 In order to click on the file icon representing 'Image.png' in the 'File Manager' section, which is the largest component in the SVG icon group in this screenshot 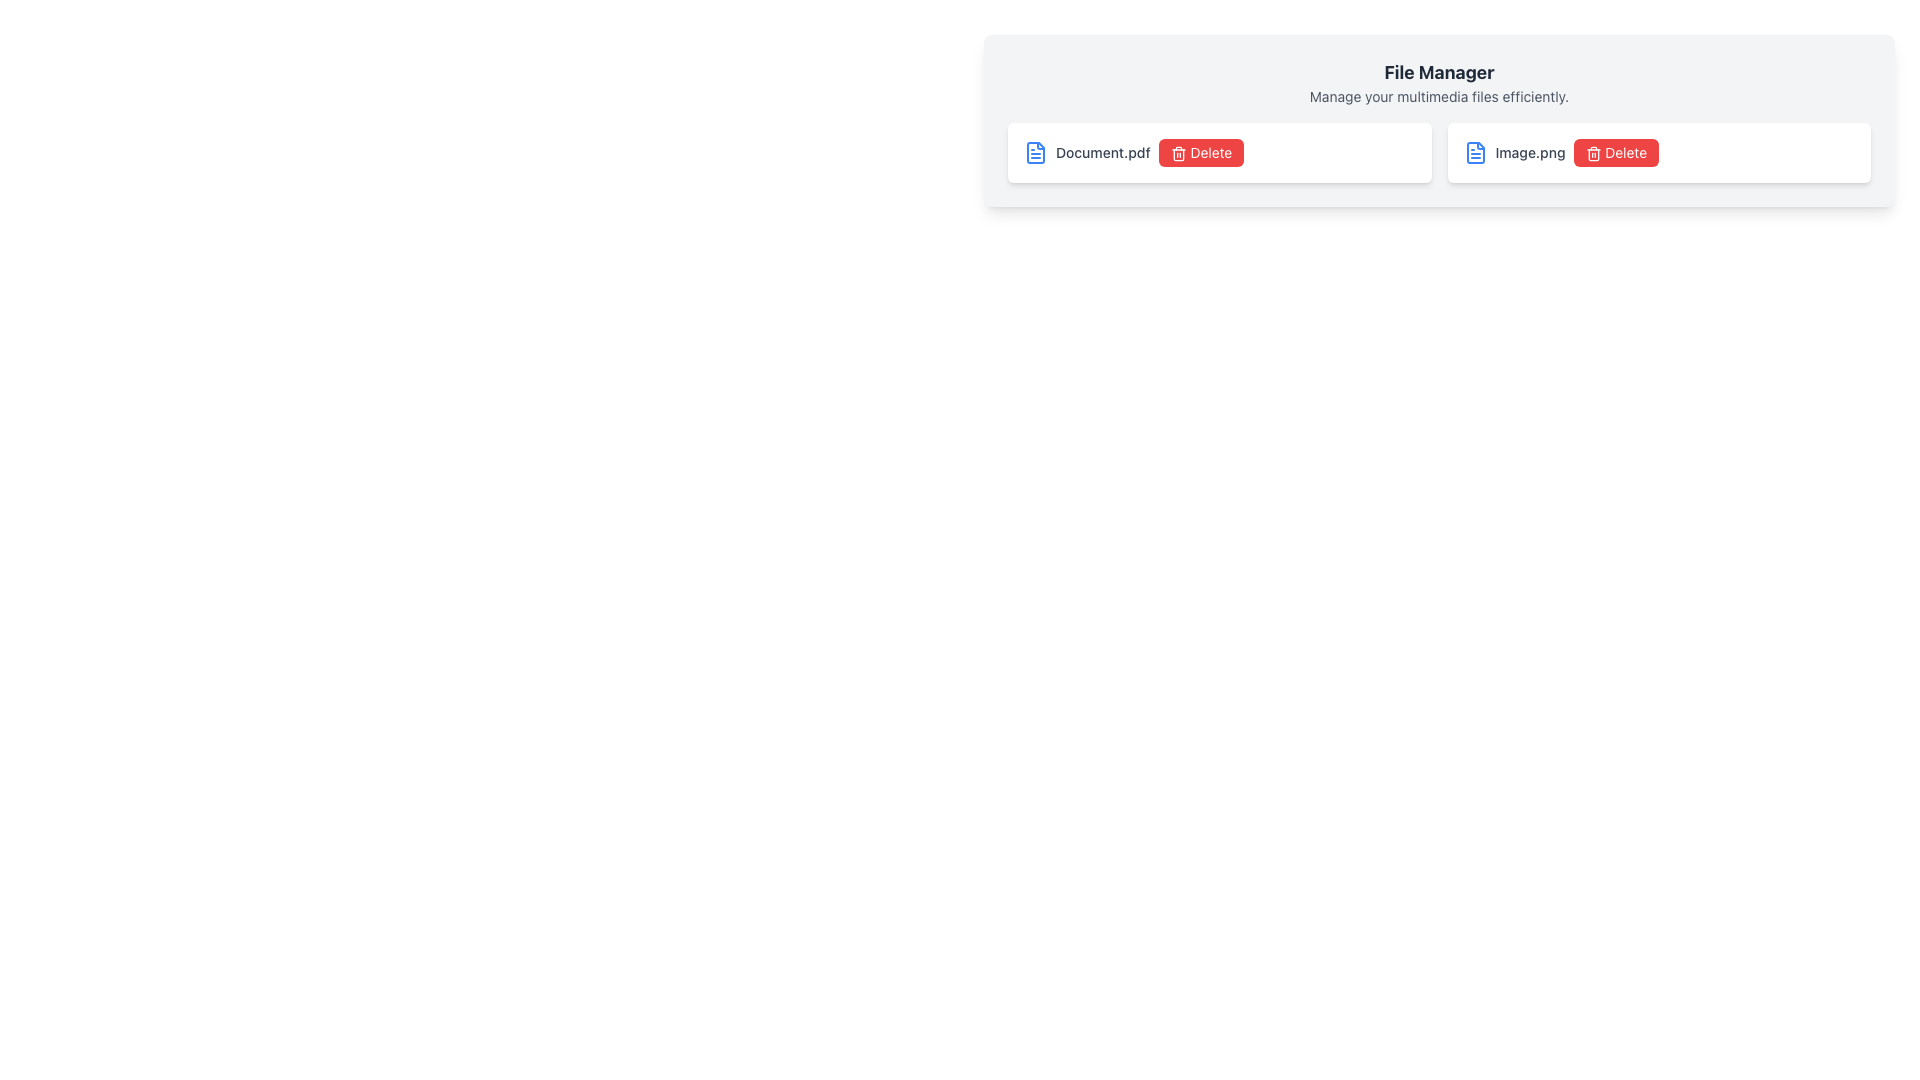, I will do `click(1475, 152)`.